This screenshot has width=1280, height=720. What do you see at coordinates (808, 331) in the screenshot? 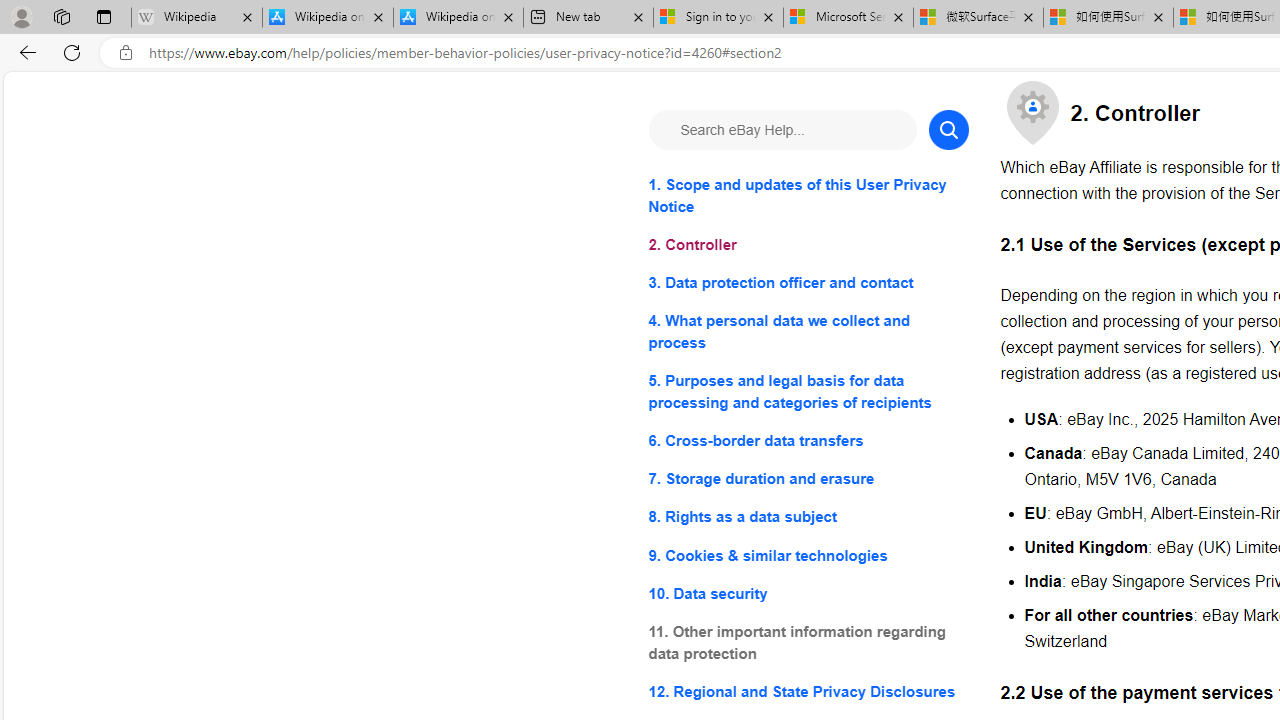
I see `'4. What personal data we collect and process'` at bounding box center [808, 331].